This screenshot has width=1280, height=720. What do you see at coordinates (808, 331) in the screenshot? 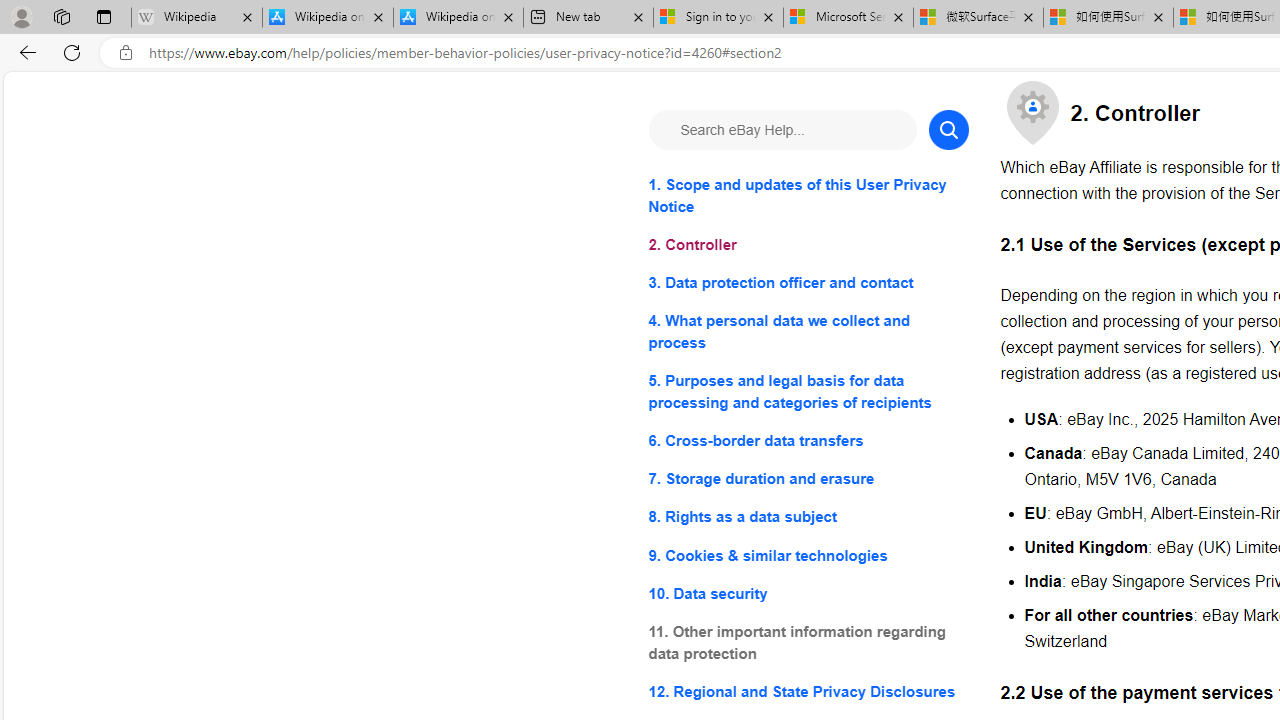
I see `'4. What personal data we collect and process'` at bounding box center [808, 331].